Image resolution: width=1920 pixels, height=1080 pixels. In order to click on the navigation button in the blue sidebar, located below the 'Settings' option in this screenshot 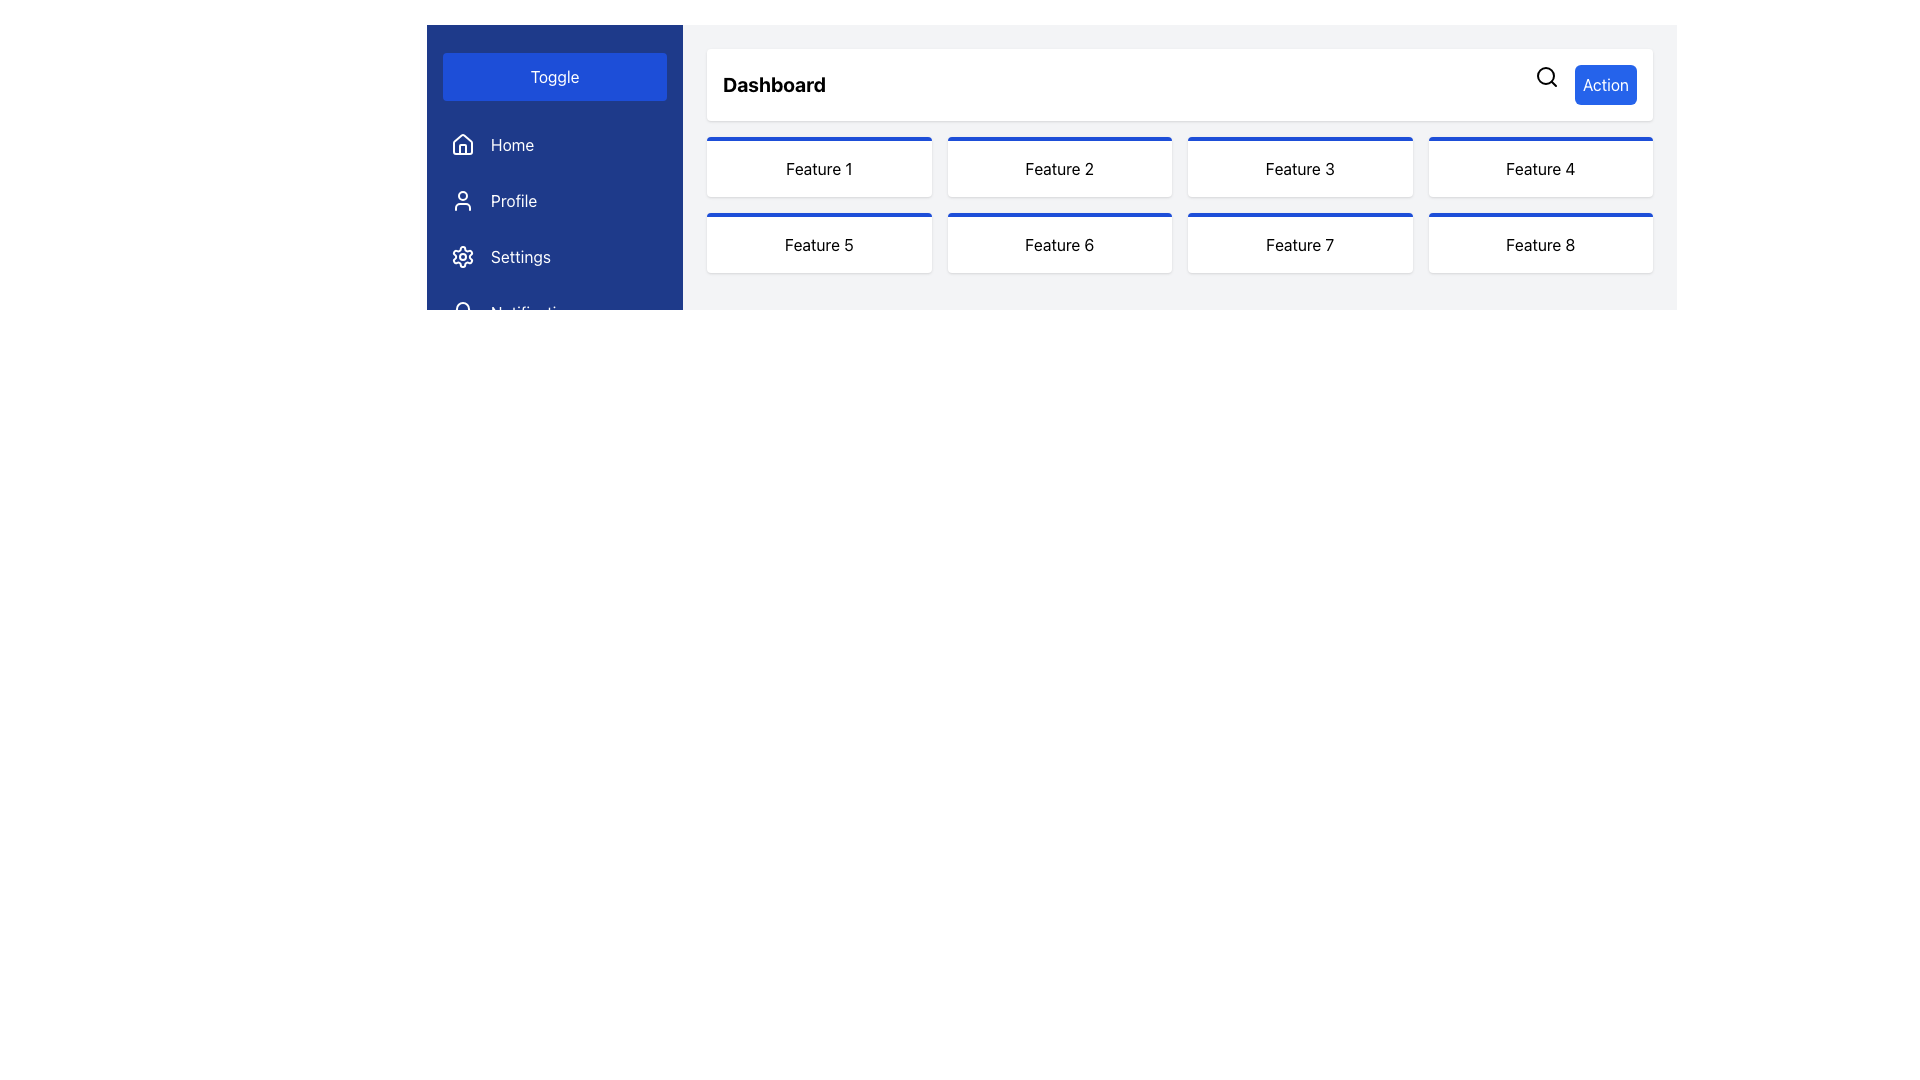, I will do `click(555, 312)`.